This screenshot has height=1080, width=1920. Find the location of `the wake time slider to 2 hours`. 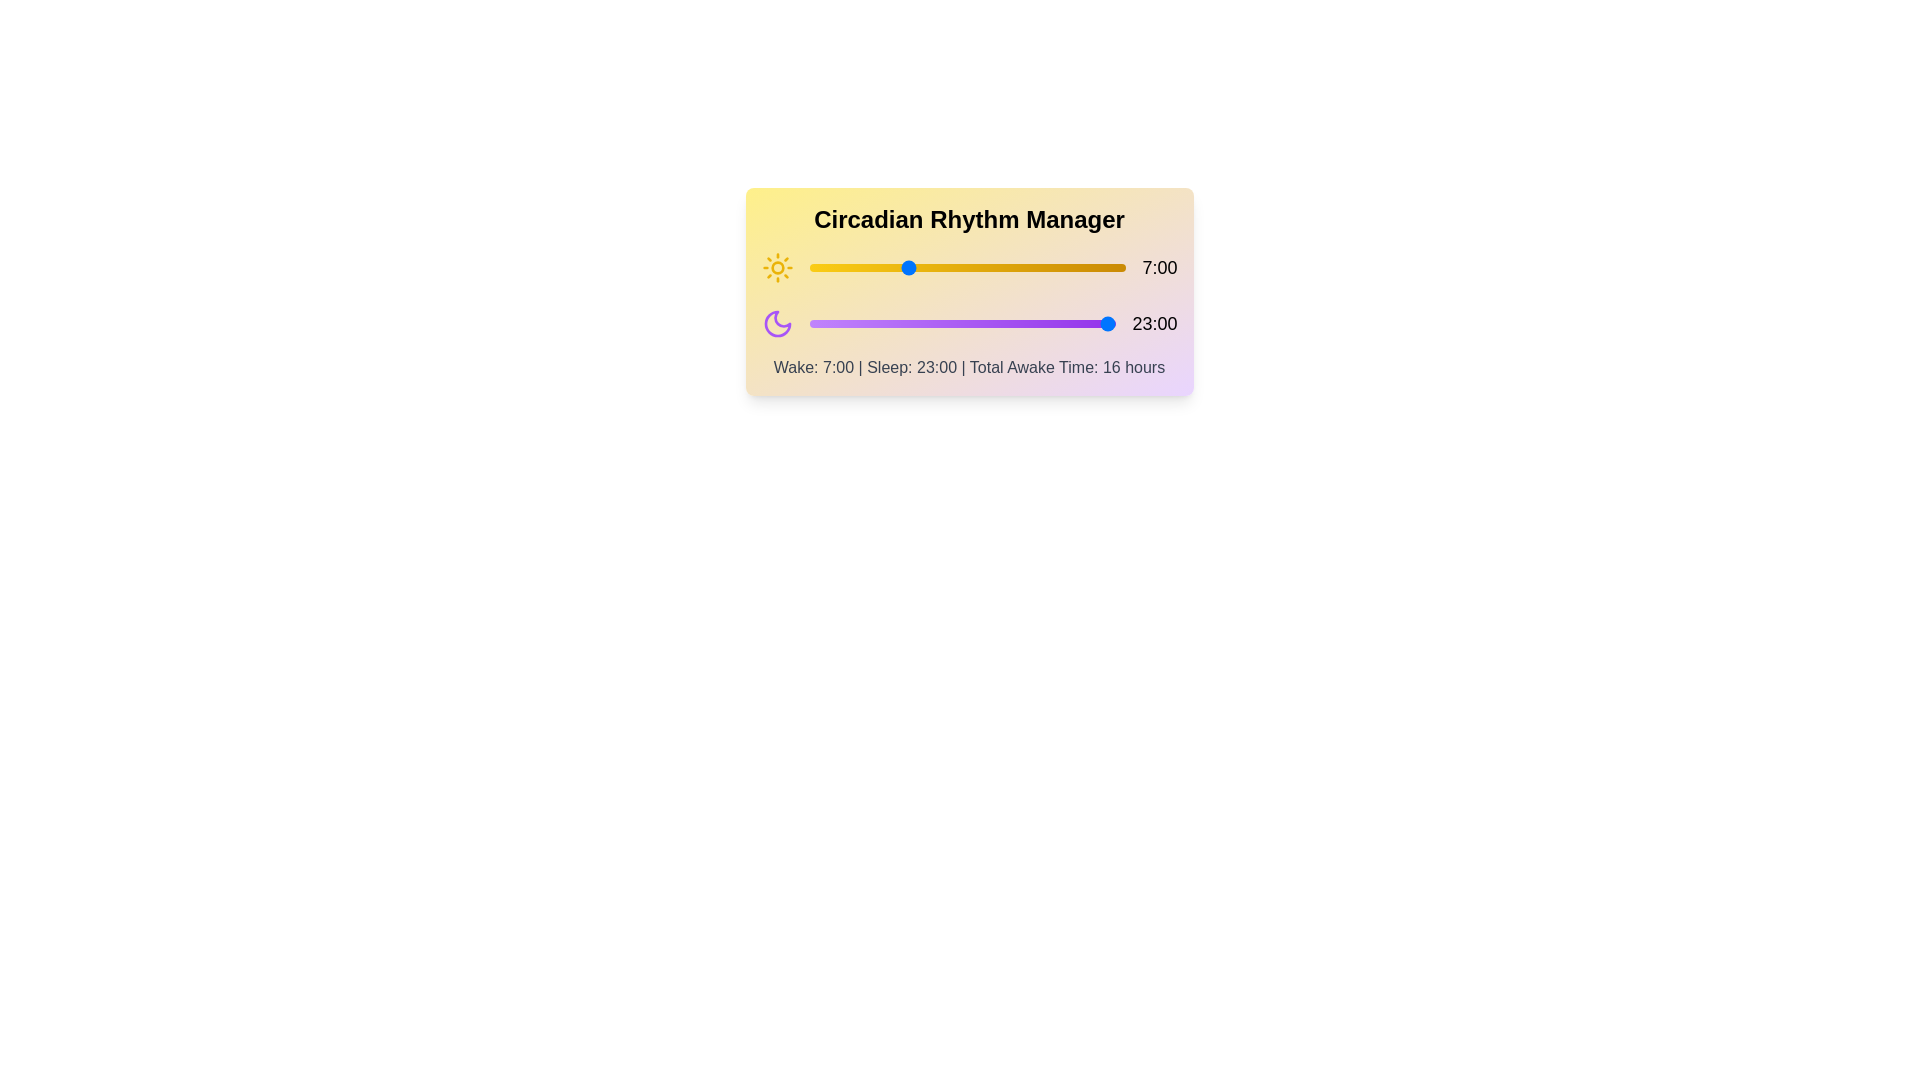

the wake time slider to 2 hours is located at coordinates (837, 266).